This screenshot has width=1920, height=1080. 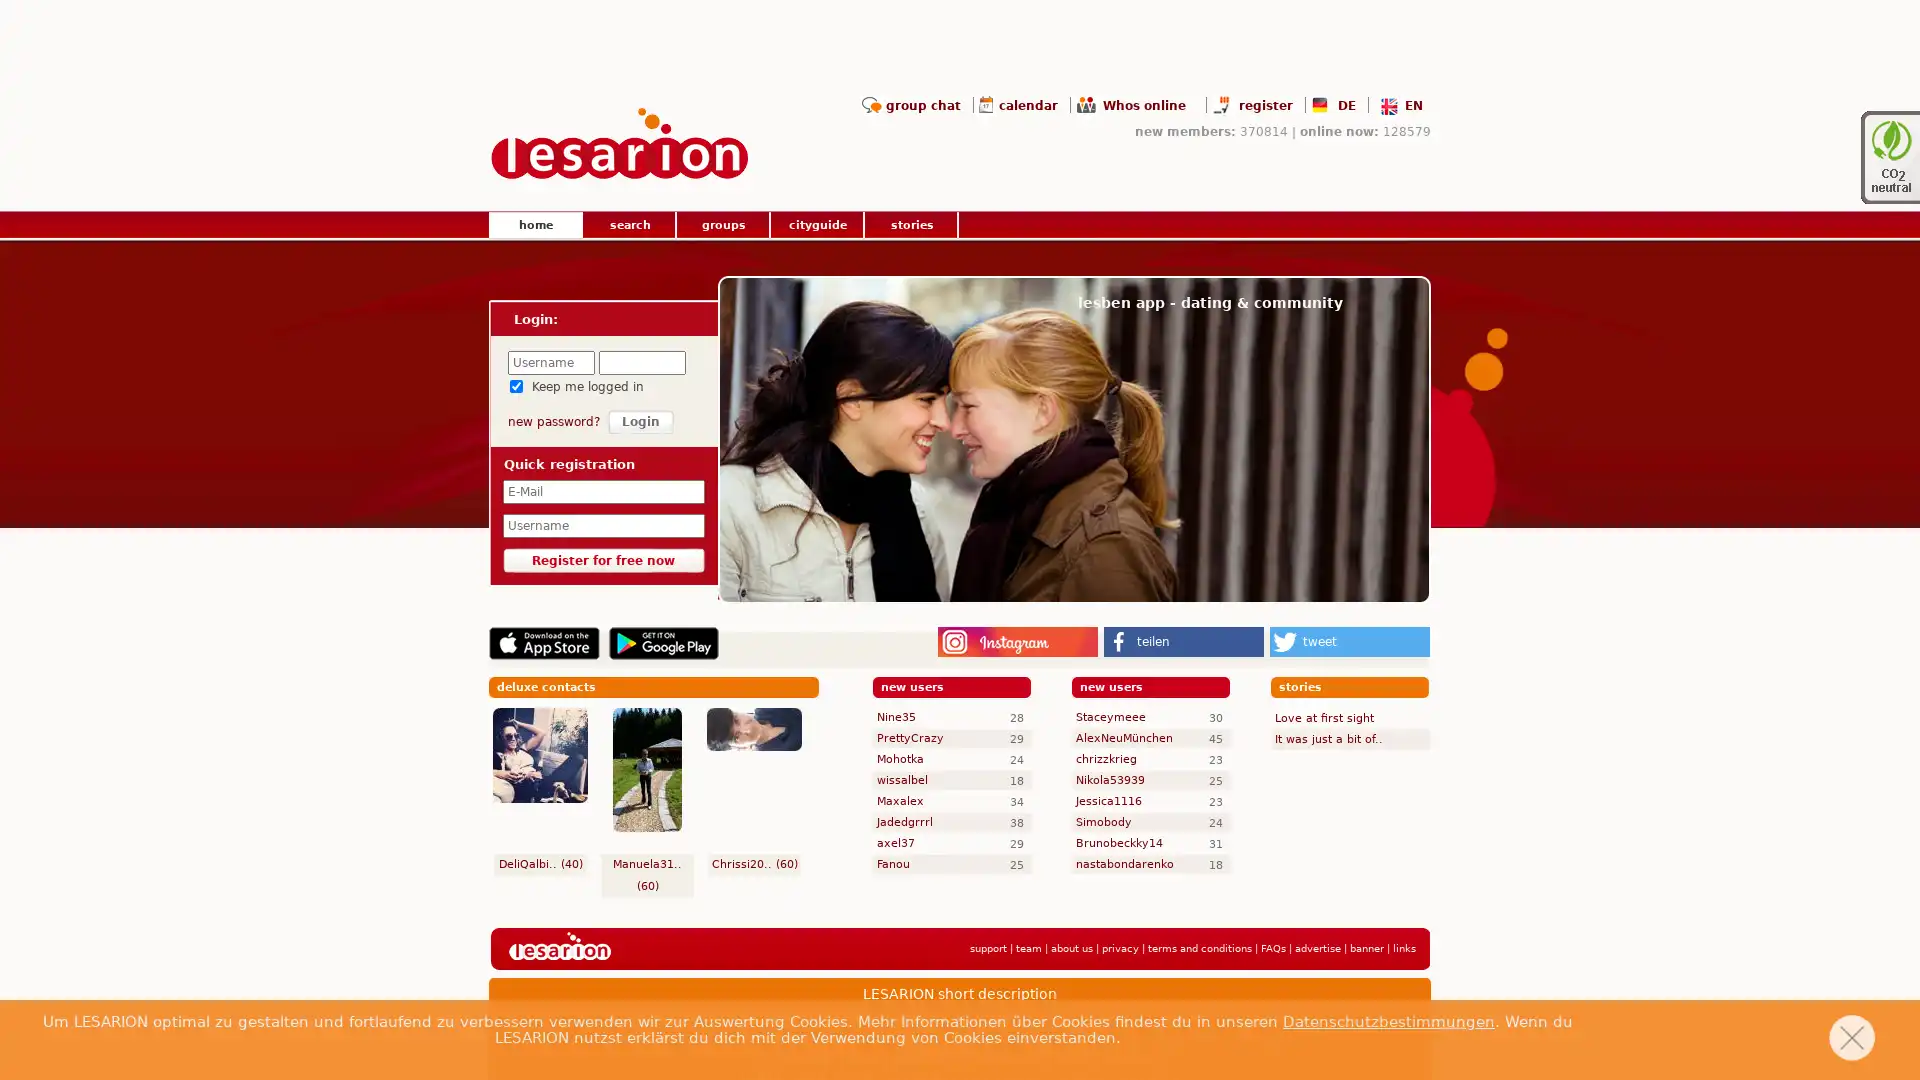 What do you see at coordinates (641, 420) in the screenshot?
I see `Login` at bounding box center [641, 420].